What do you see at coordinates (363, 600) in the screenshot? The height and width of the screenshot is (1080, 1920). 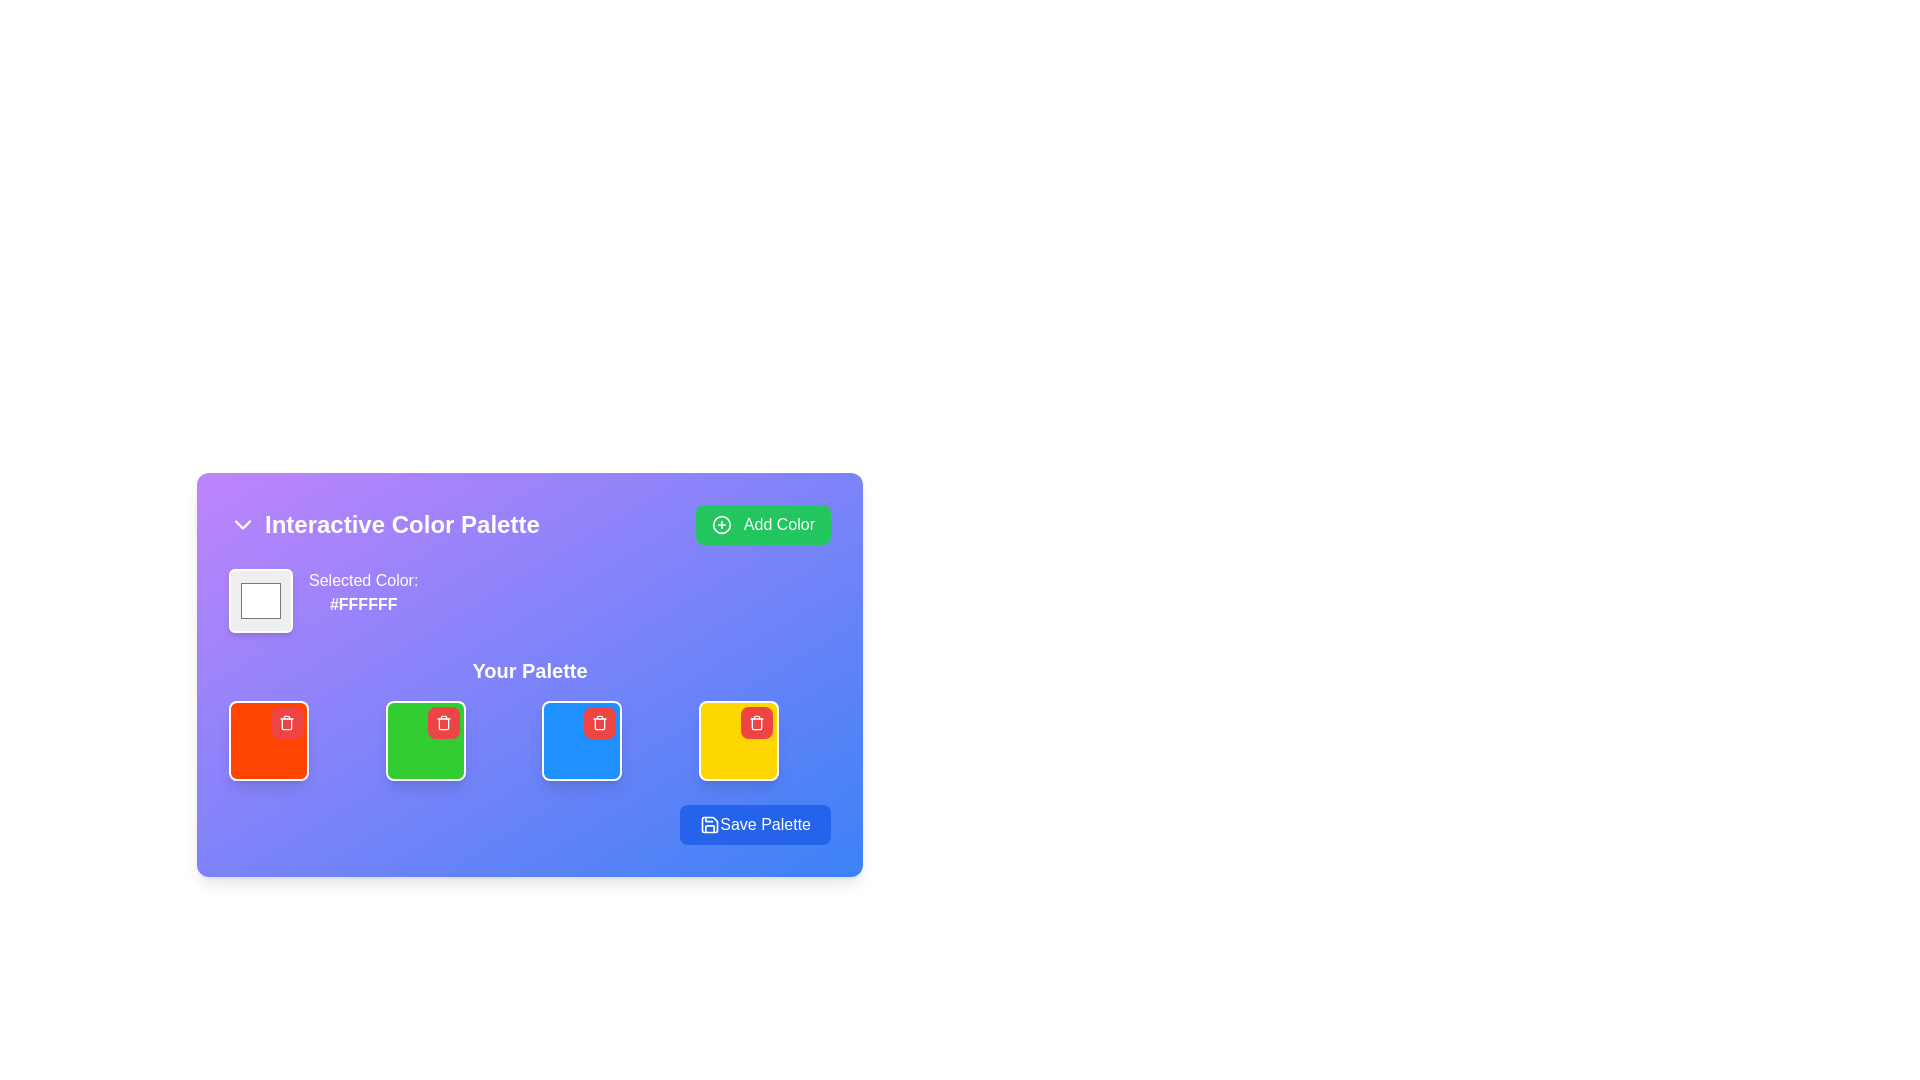 I see `the Text Label that displays the currently selected color's value in hexadecimal format, positioned near the top left of the color palette interface` at bounding box center [363, 600].